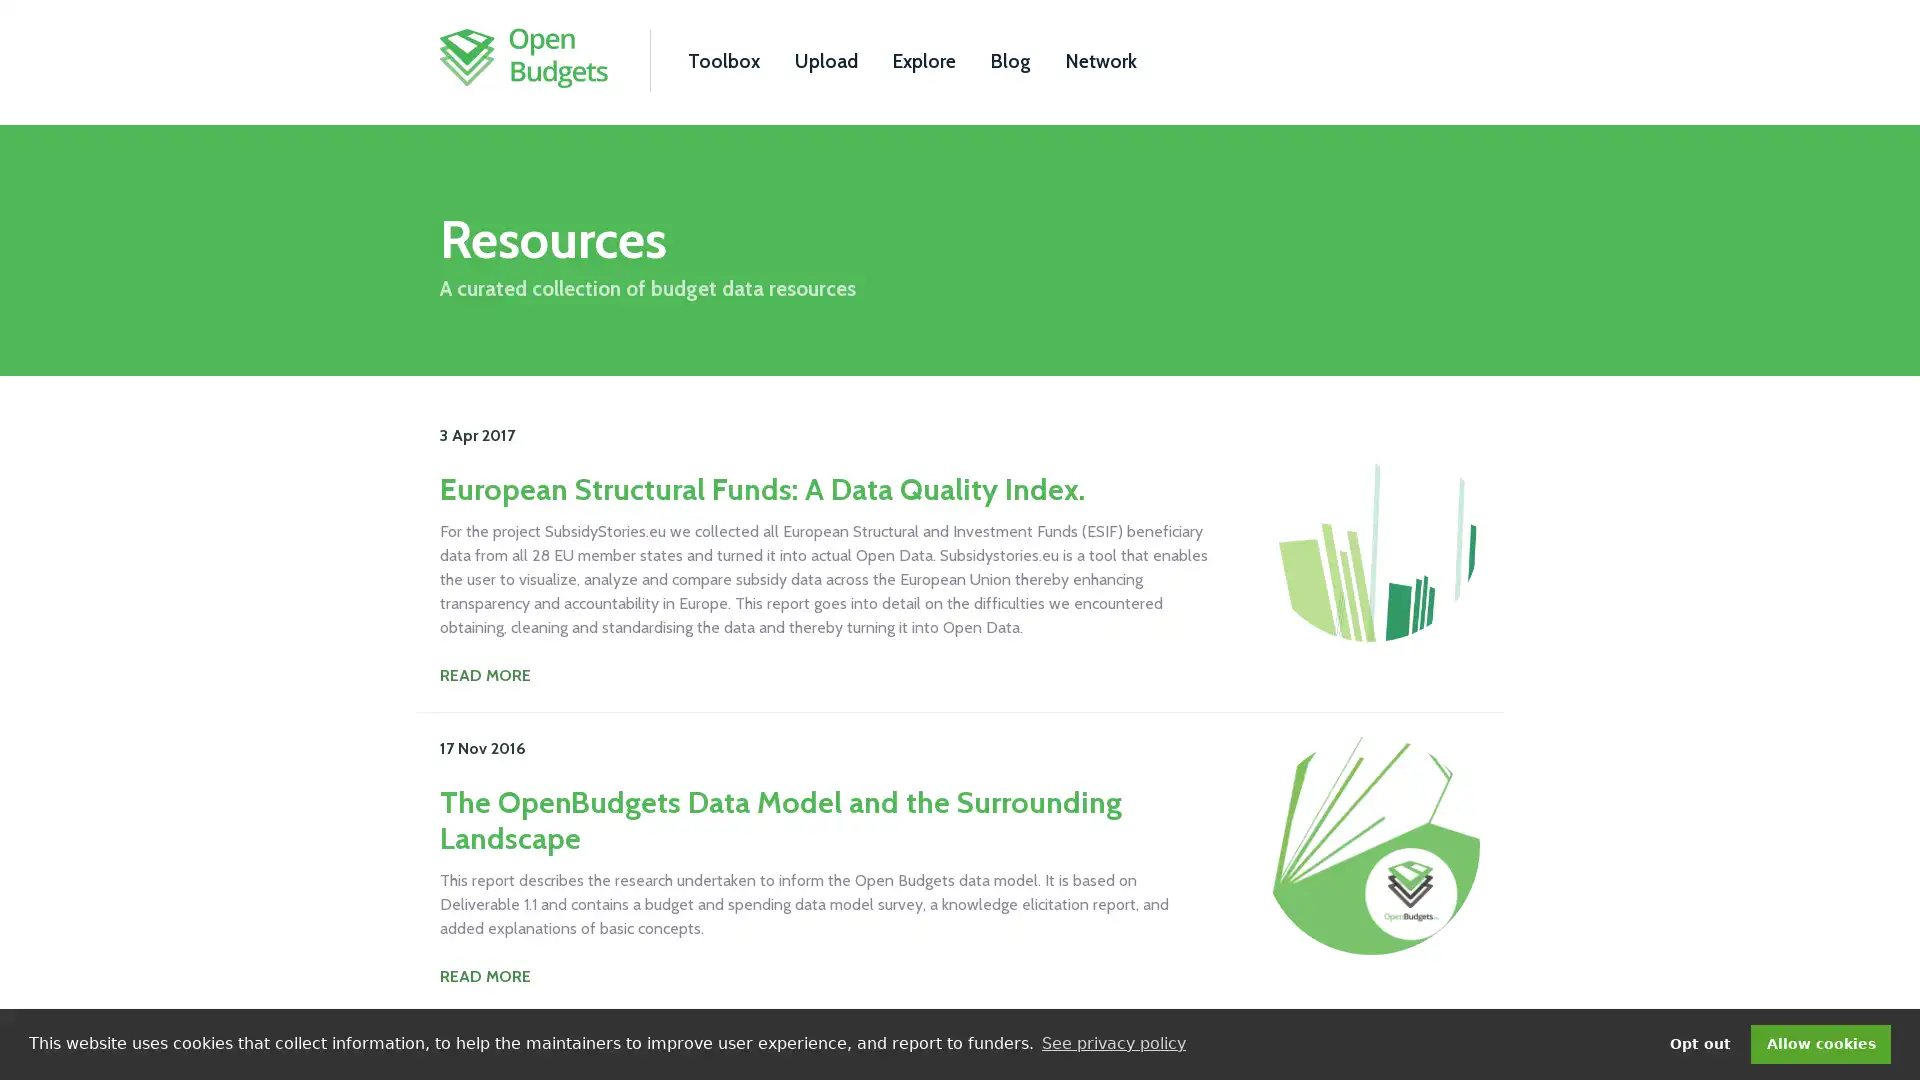 This screenshot has width=1920, height=1080. Describe the element at coordinates (1698, 1043) in the screenshot. I see `deny cookies` at that location.